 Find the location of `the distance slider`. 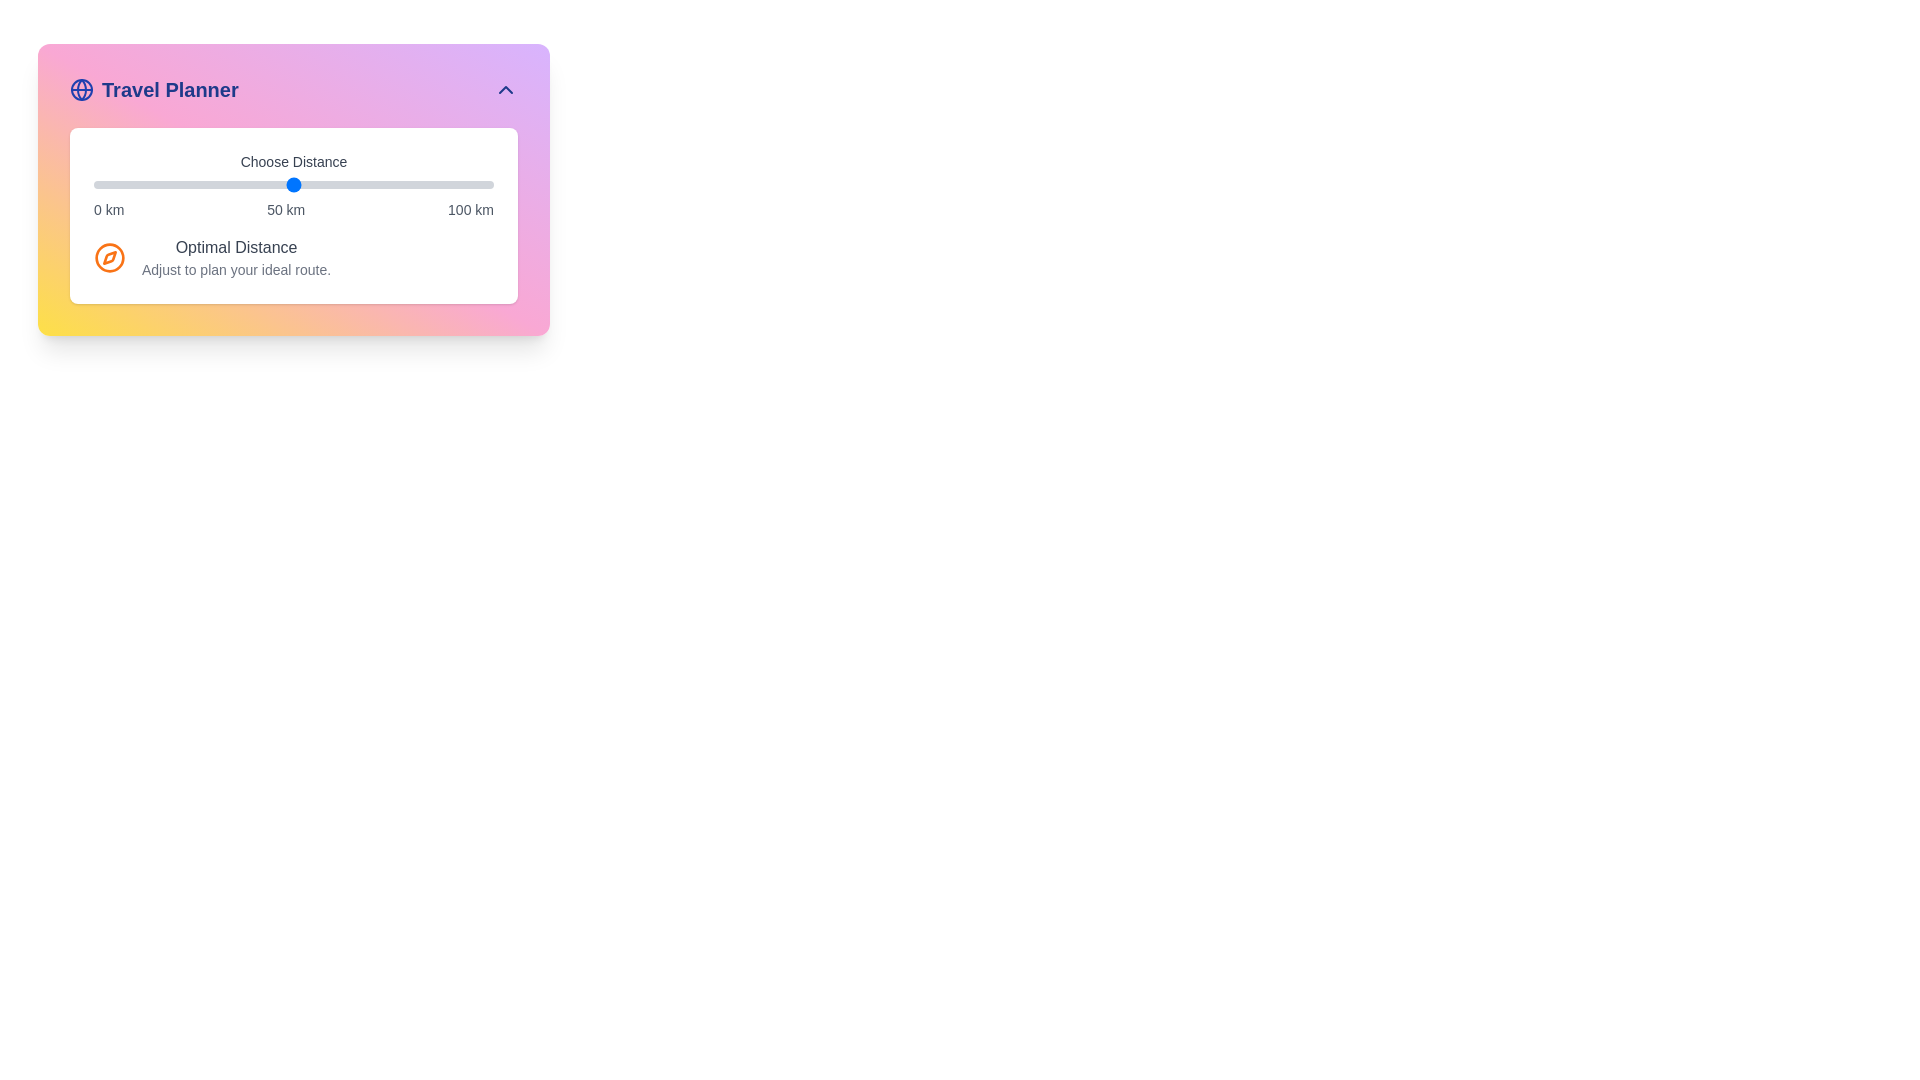

the distance slider is located at coordinates (133, 185).